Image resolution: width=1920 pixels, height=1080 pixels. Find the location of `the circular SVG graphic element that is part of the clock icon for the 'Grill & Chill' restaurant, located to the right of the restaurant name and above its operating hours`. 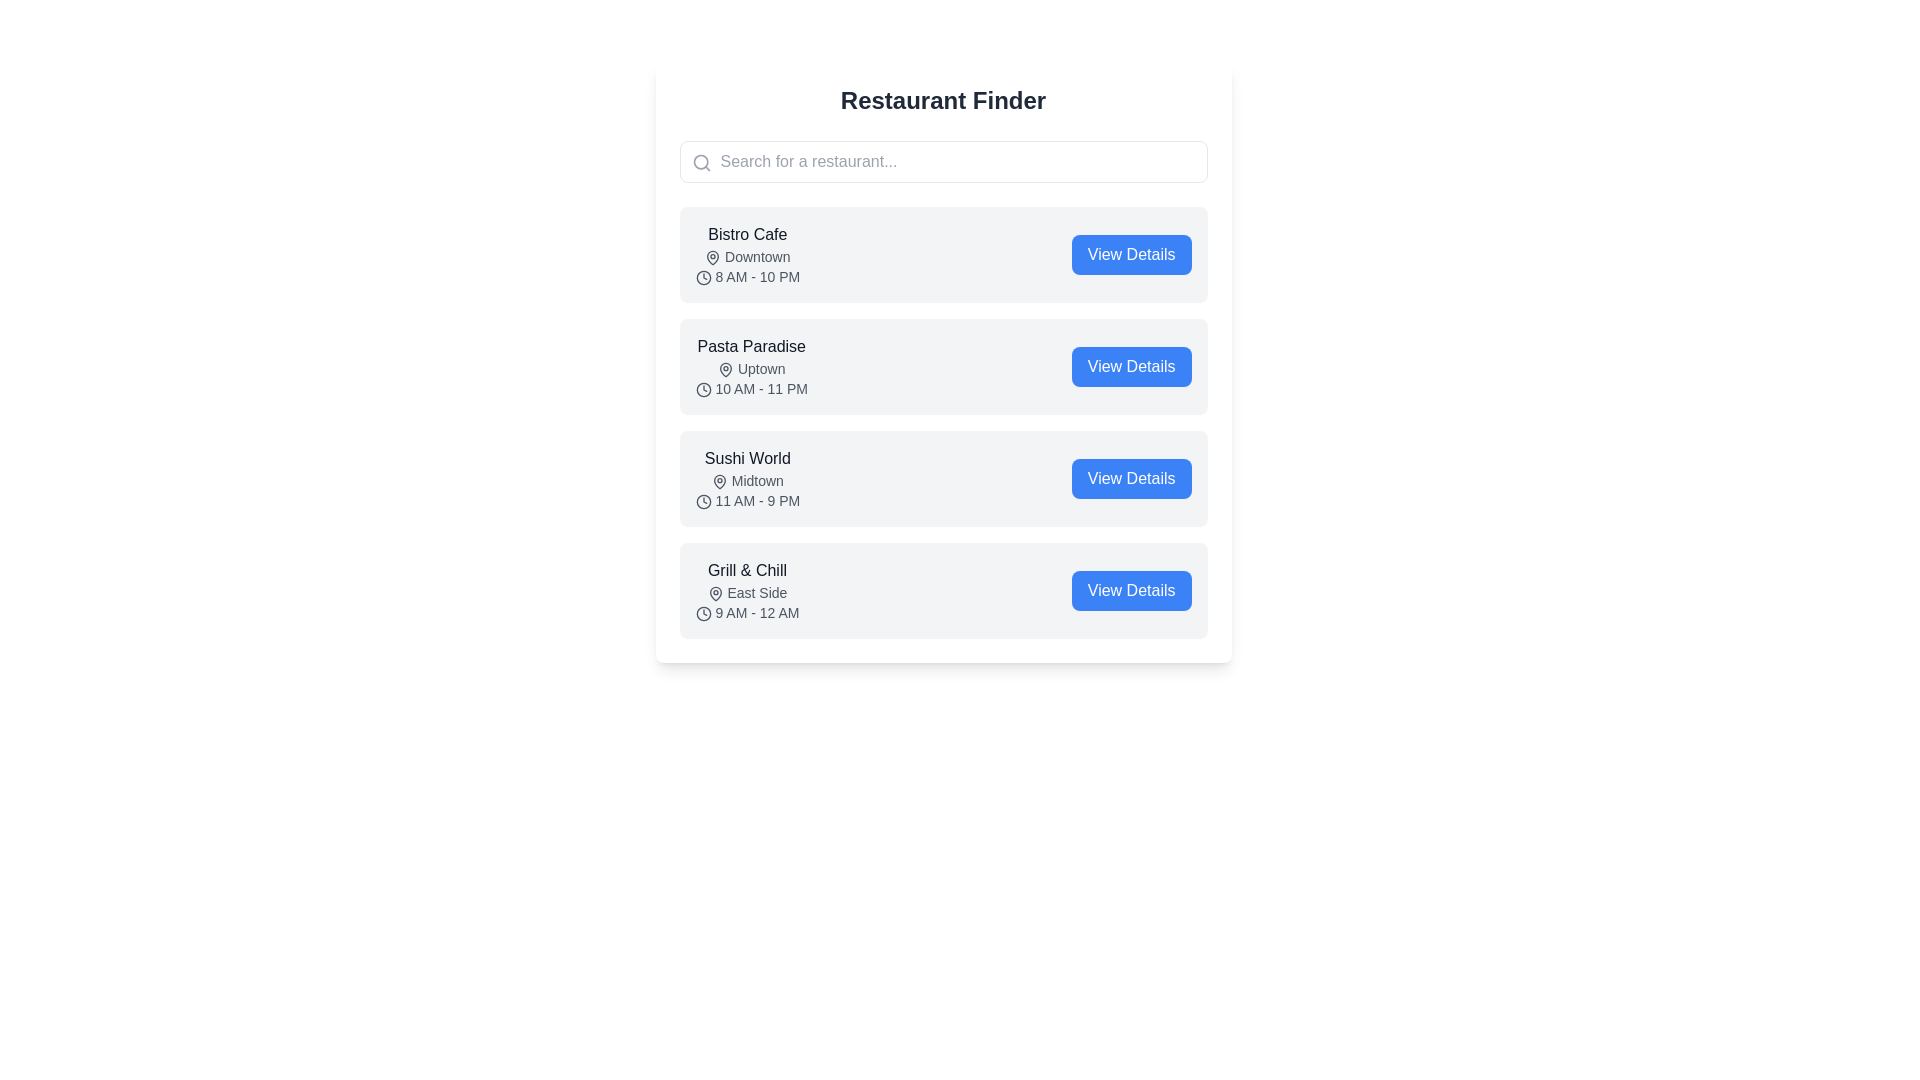

the circular SVG graphic element that is part of the clock icon for the 'Grill & Chill' restaurant, located to the right of the restaurant name and above its operating hours is located at coordinates (703, 613).